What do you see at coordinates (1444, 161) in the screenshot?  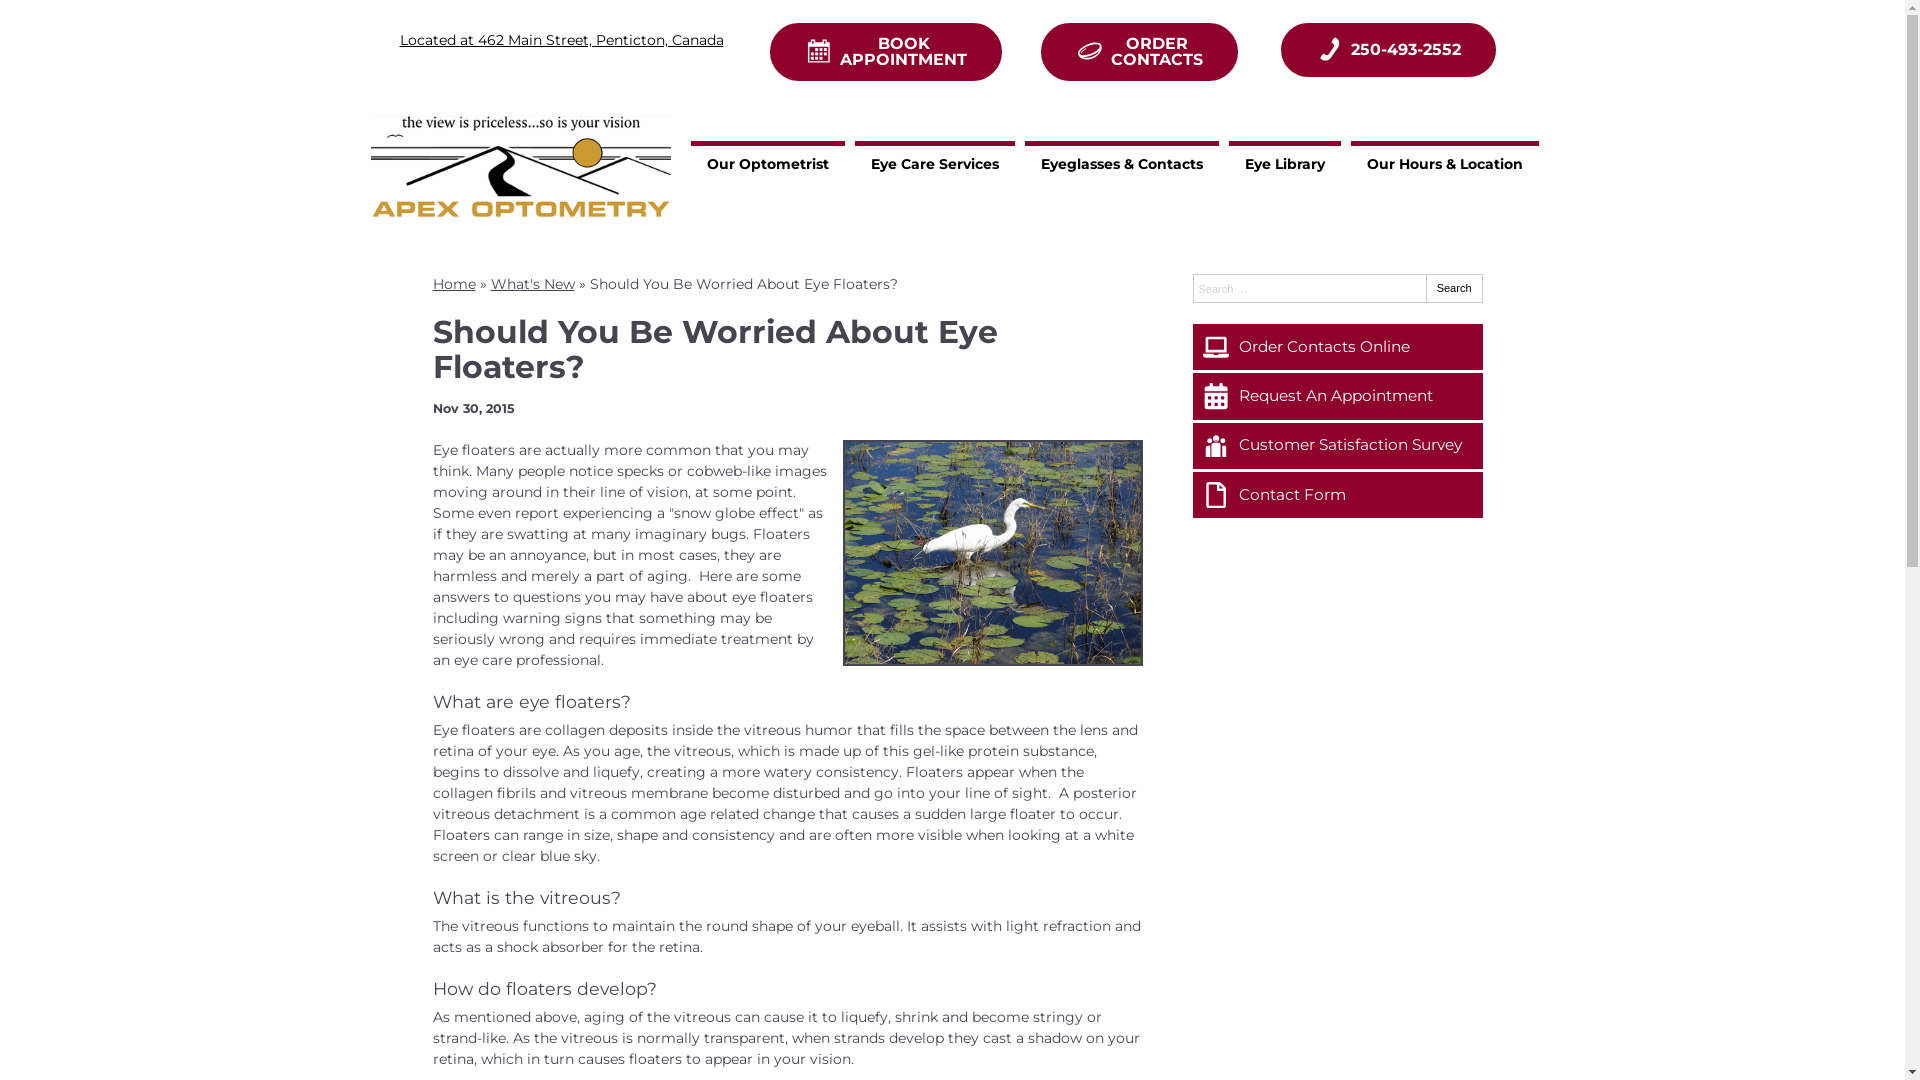 I see `'Our Hours & Location'` at bounding box center [1444, 161].